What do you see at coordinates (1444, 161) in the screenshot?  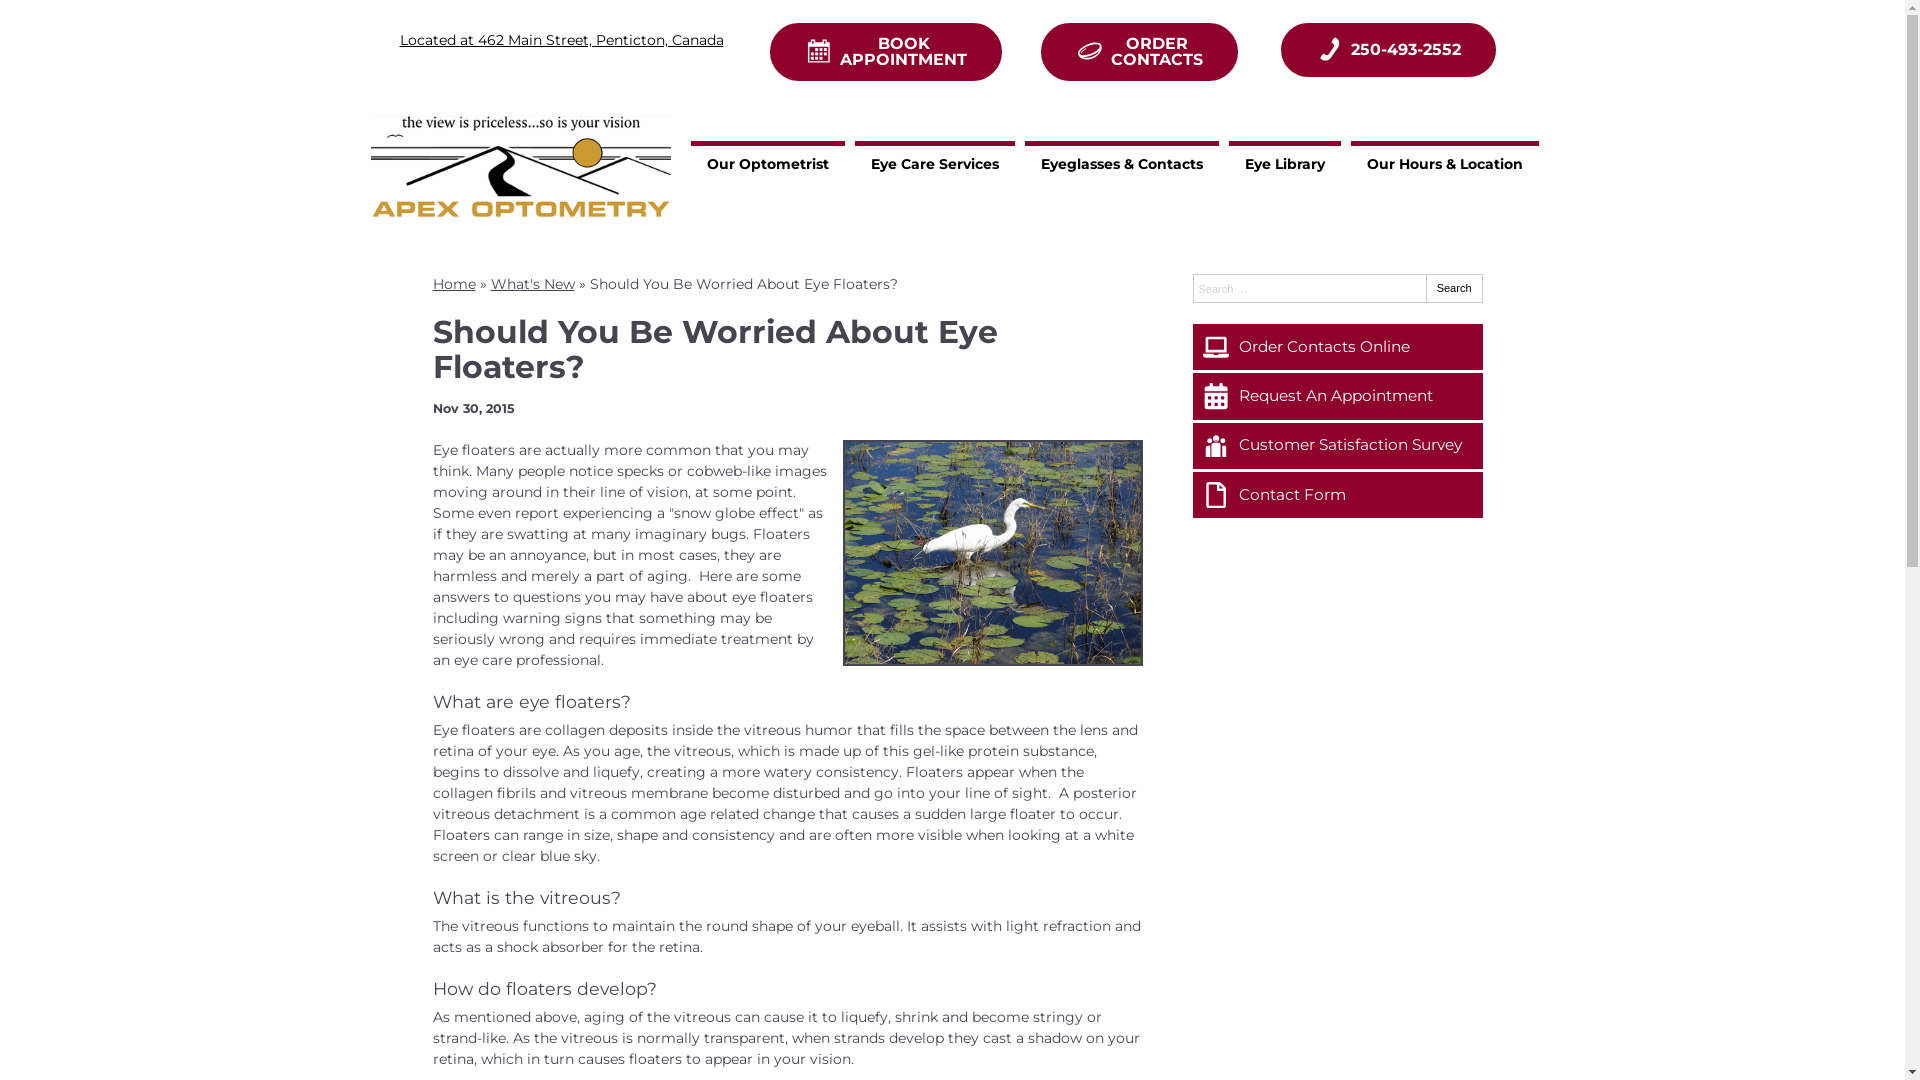 I see `'Our Hours & Location'` at bounding box center [1444, 161].